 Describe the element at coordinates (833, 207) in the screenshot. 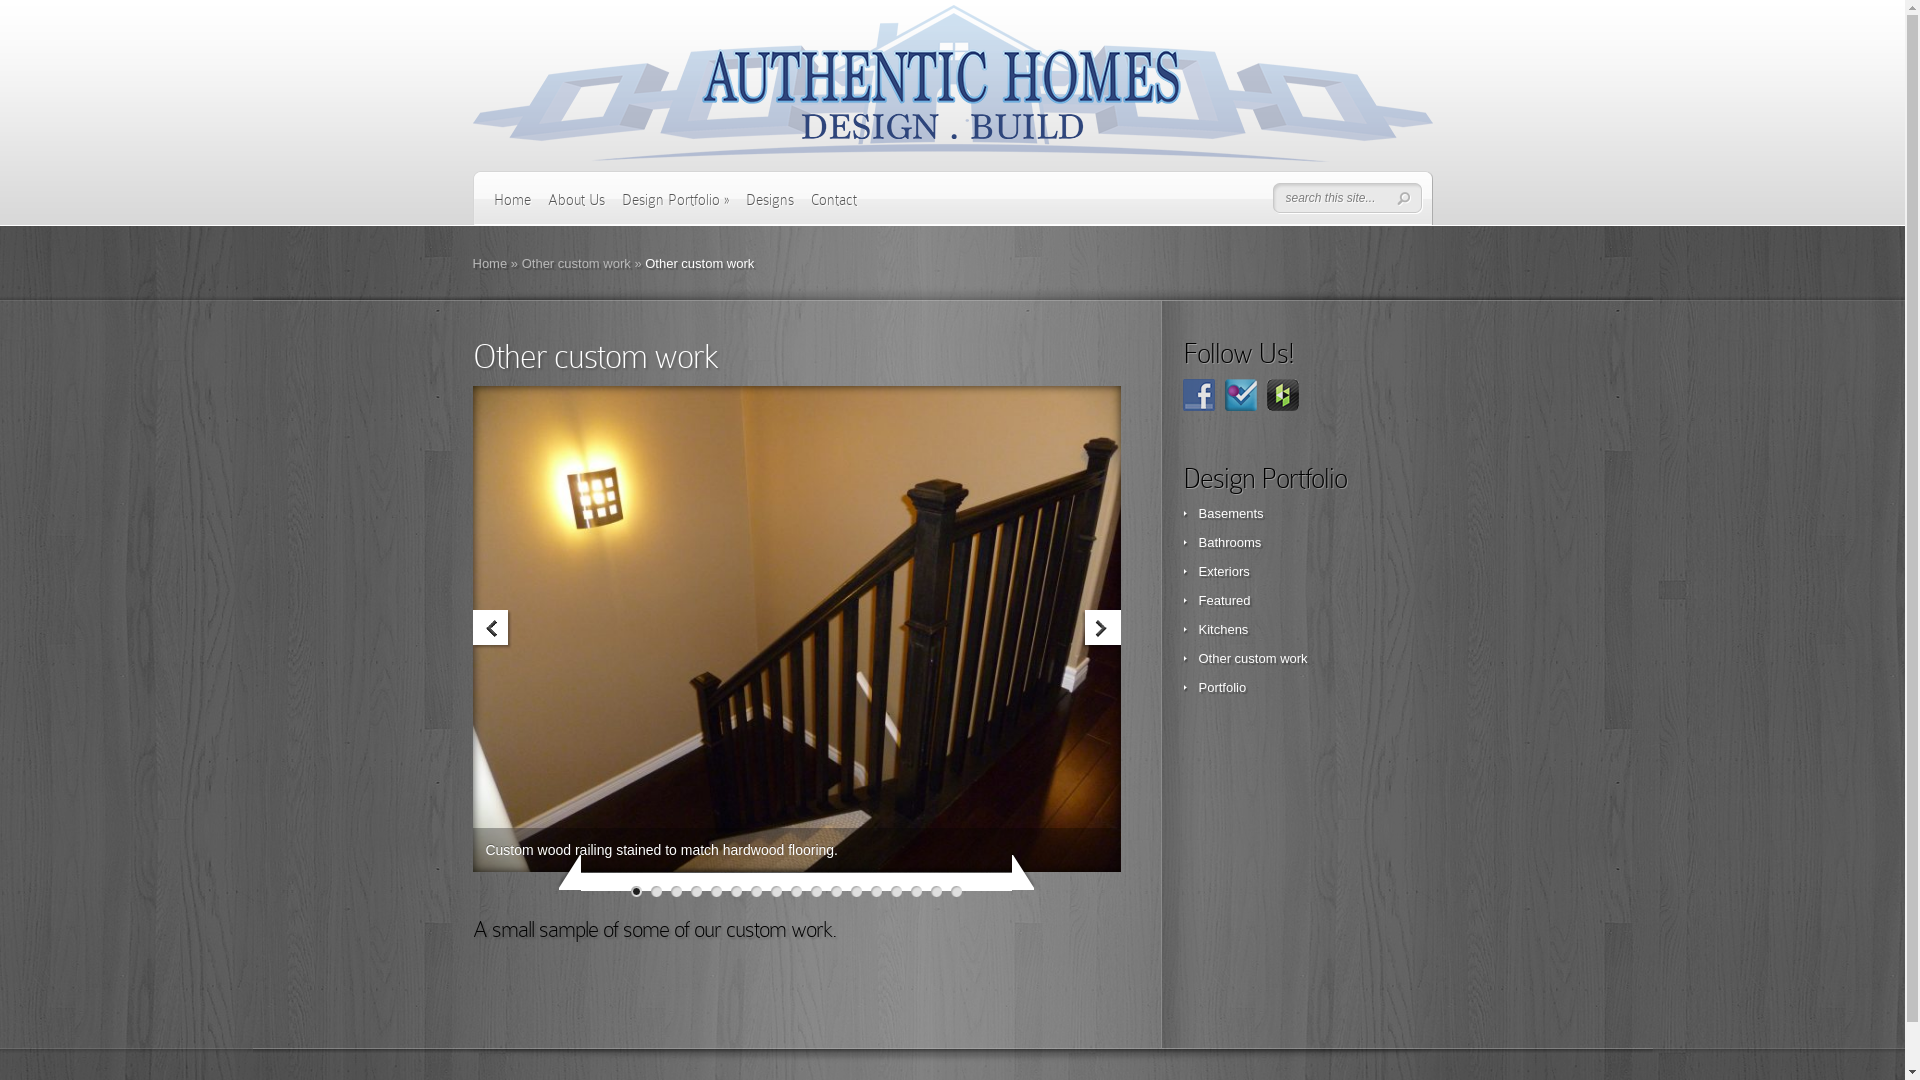

I see `'Contact'` at that location.